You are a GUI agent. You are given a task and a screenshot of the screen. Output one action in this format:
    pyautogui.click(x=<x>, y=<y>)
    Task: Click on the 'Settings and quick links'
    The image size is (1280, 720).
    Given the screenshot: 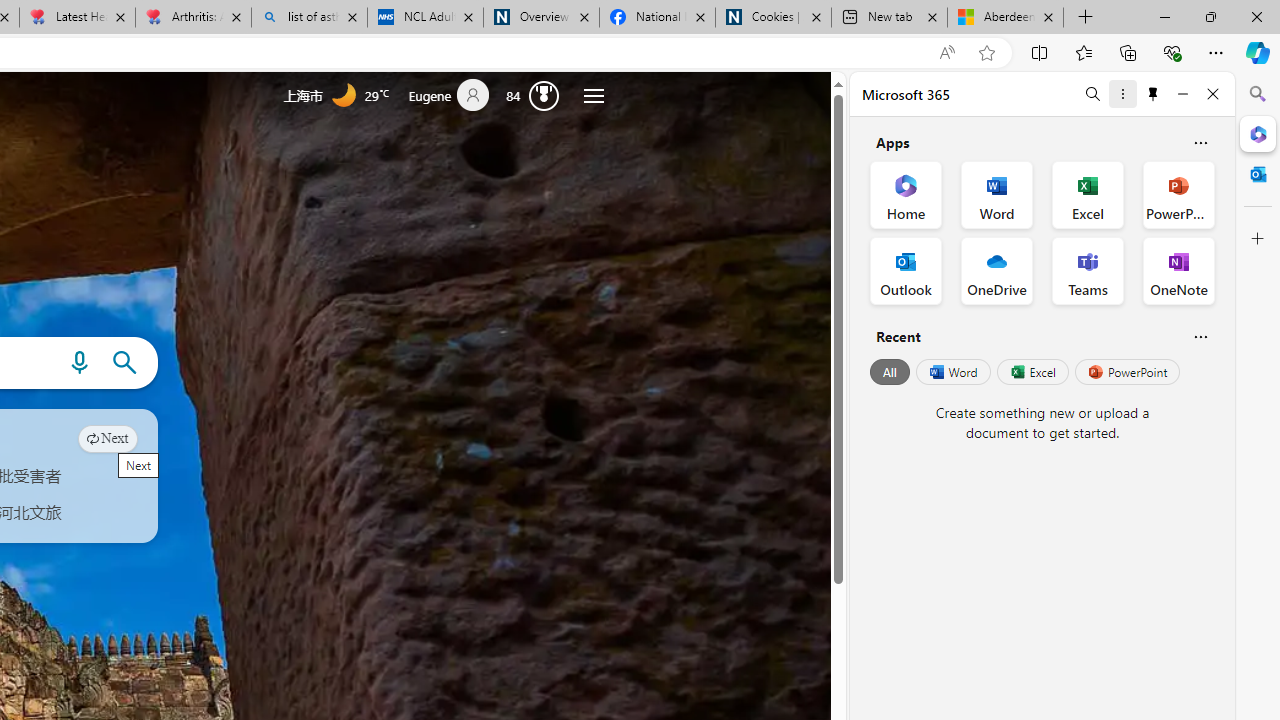 What is the action you would take?
    pyautogui.click(x=593, y=95)
    